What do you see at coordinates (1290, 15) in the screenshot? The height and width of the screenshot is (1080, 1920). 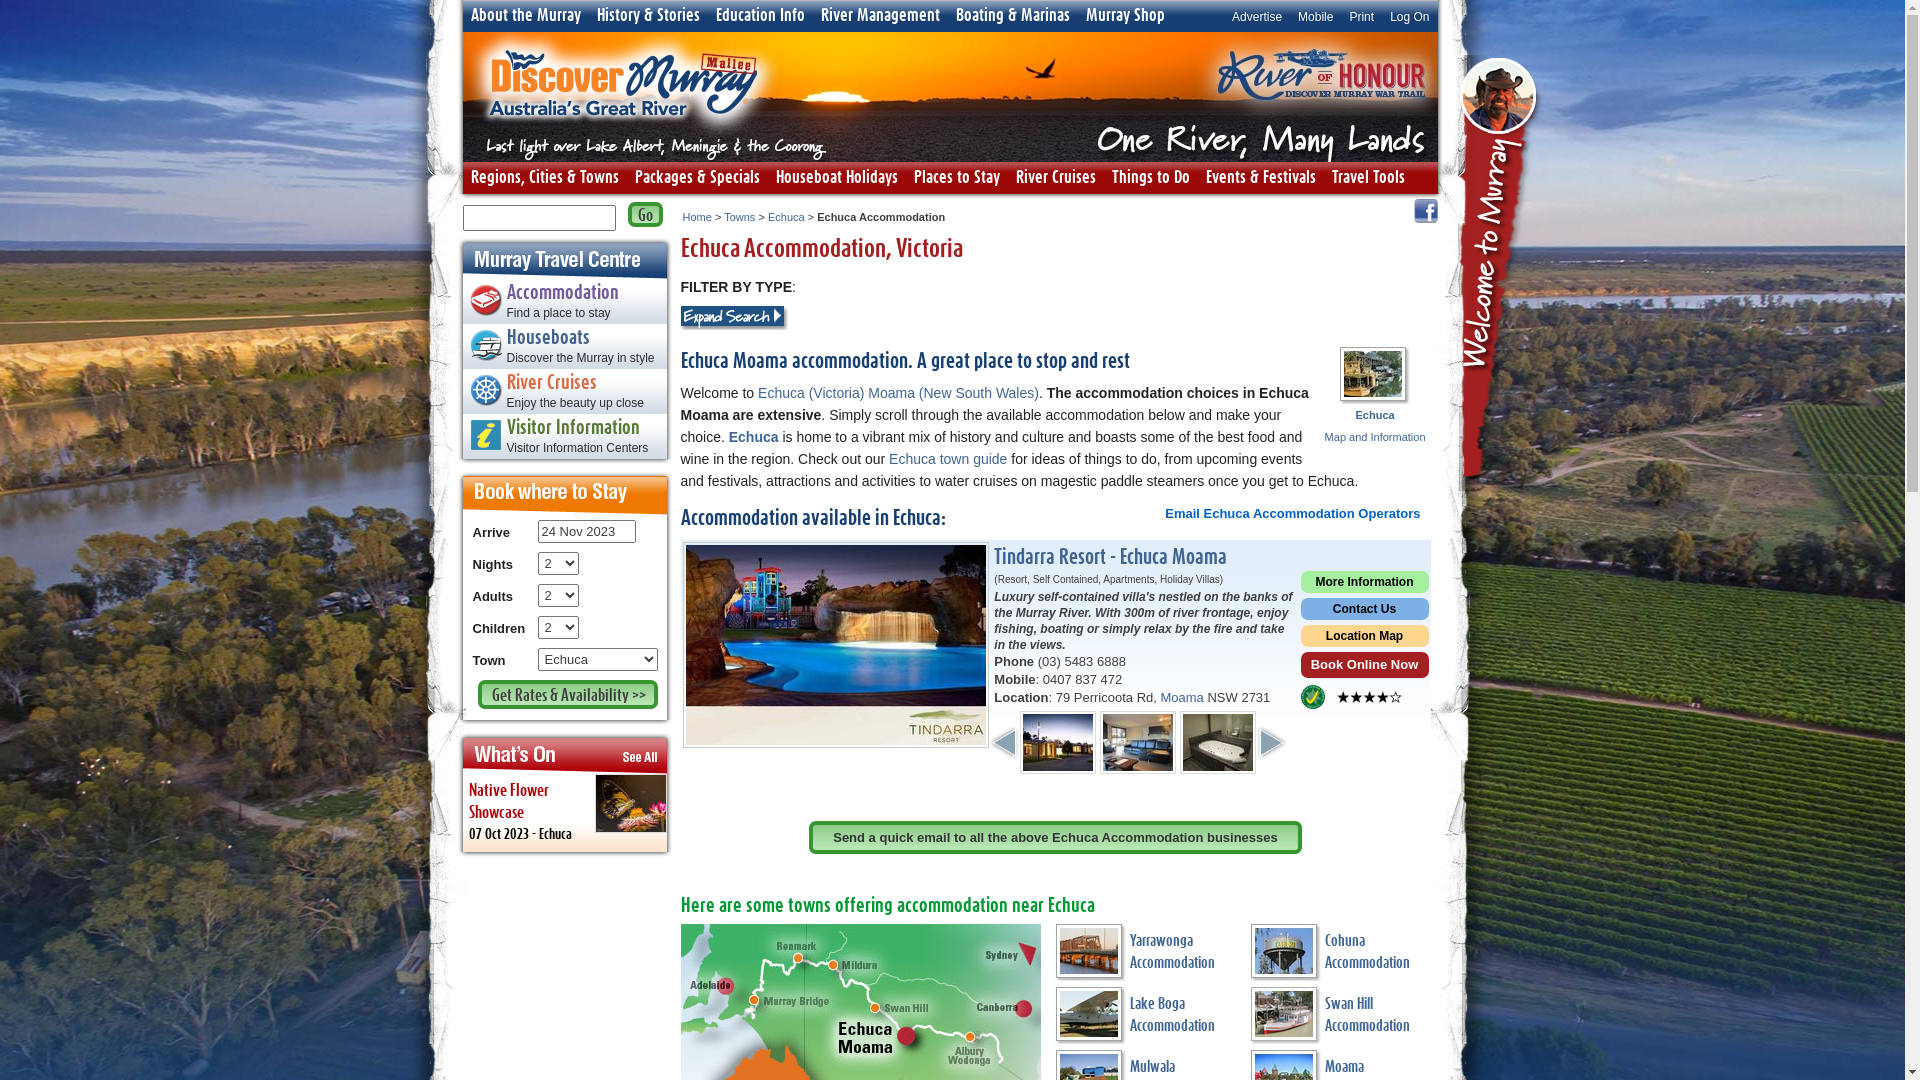 I see `'Mobile'` at bounding box center [1290, 15].